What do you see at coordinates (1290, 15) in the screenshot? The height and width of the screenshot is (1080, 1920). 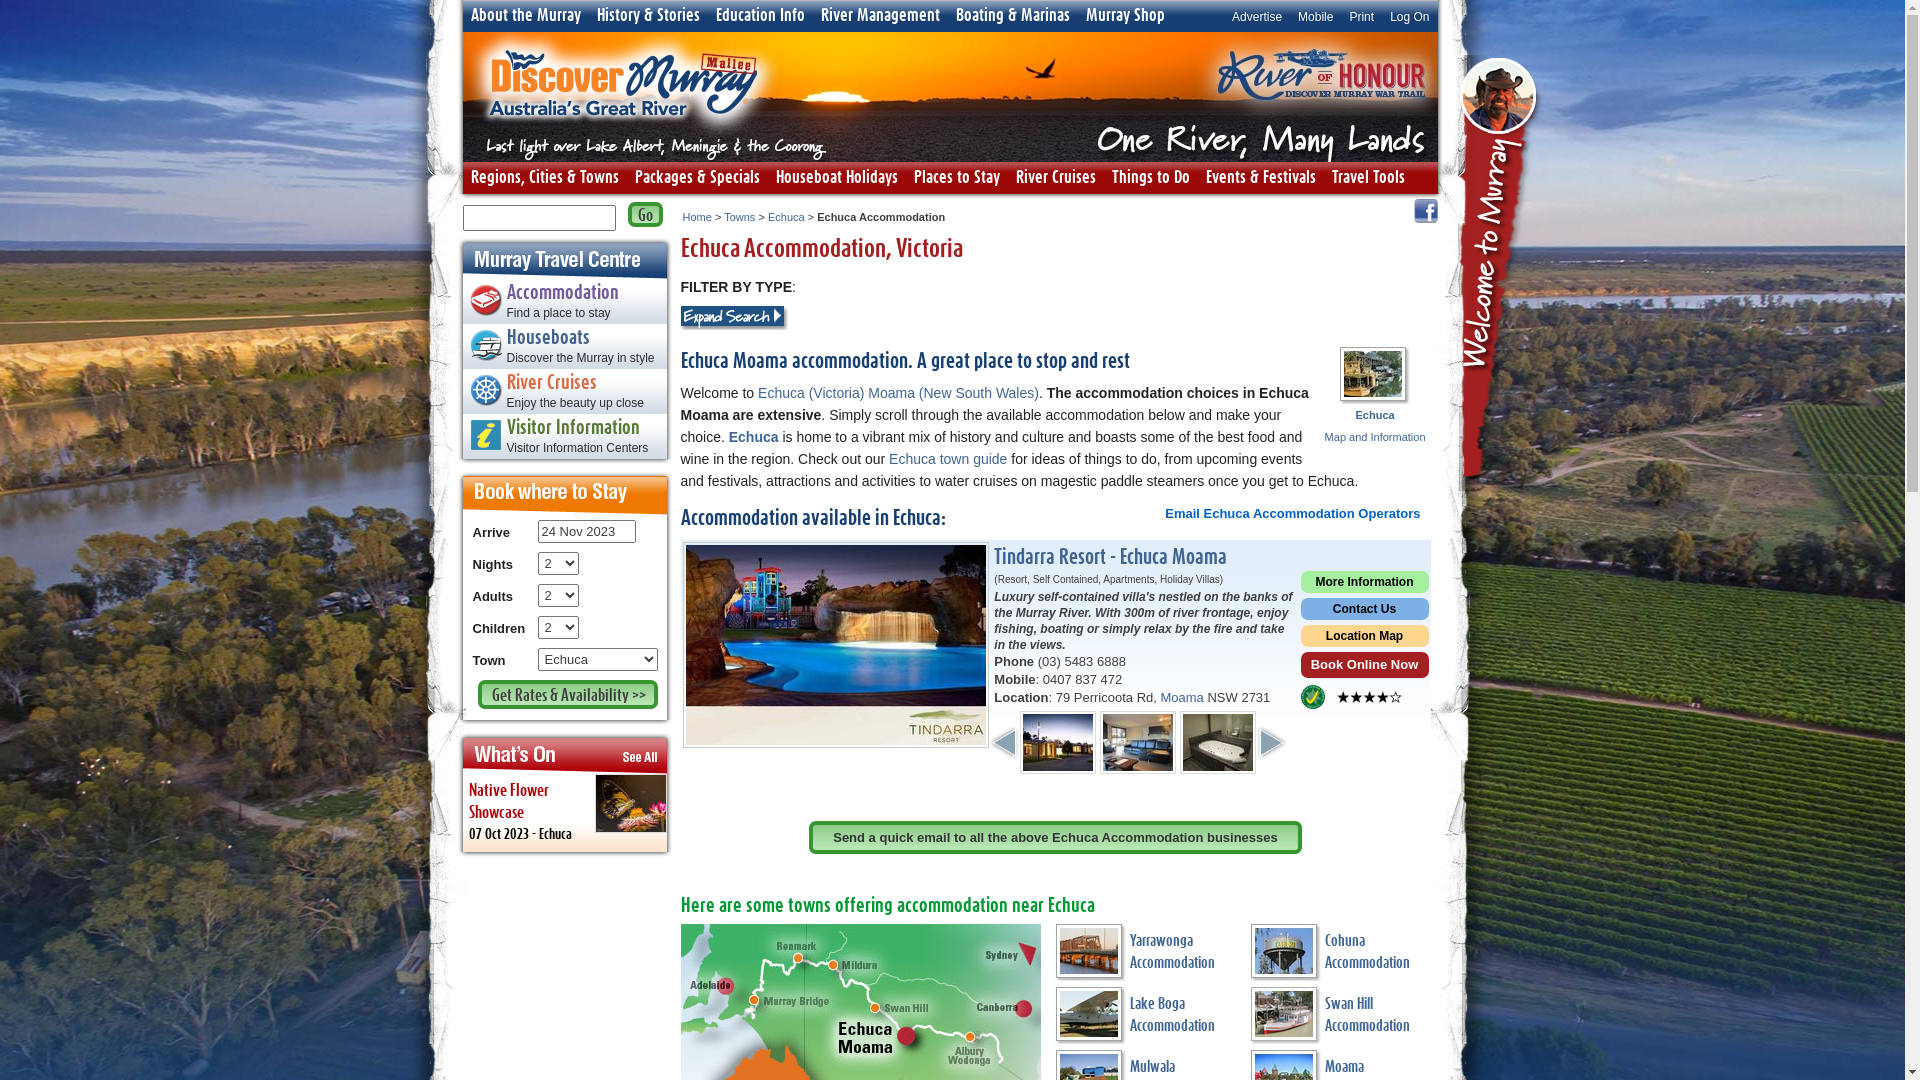 I see `'Mobile'` at bounding box center [1290, 15].